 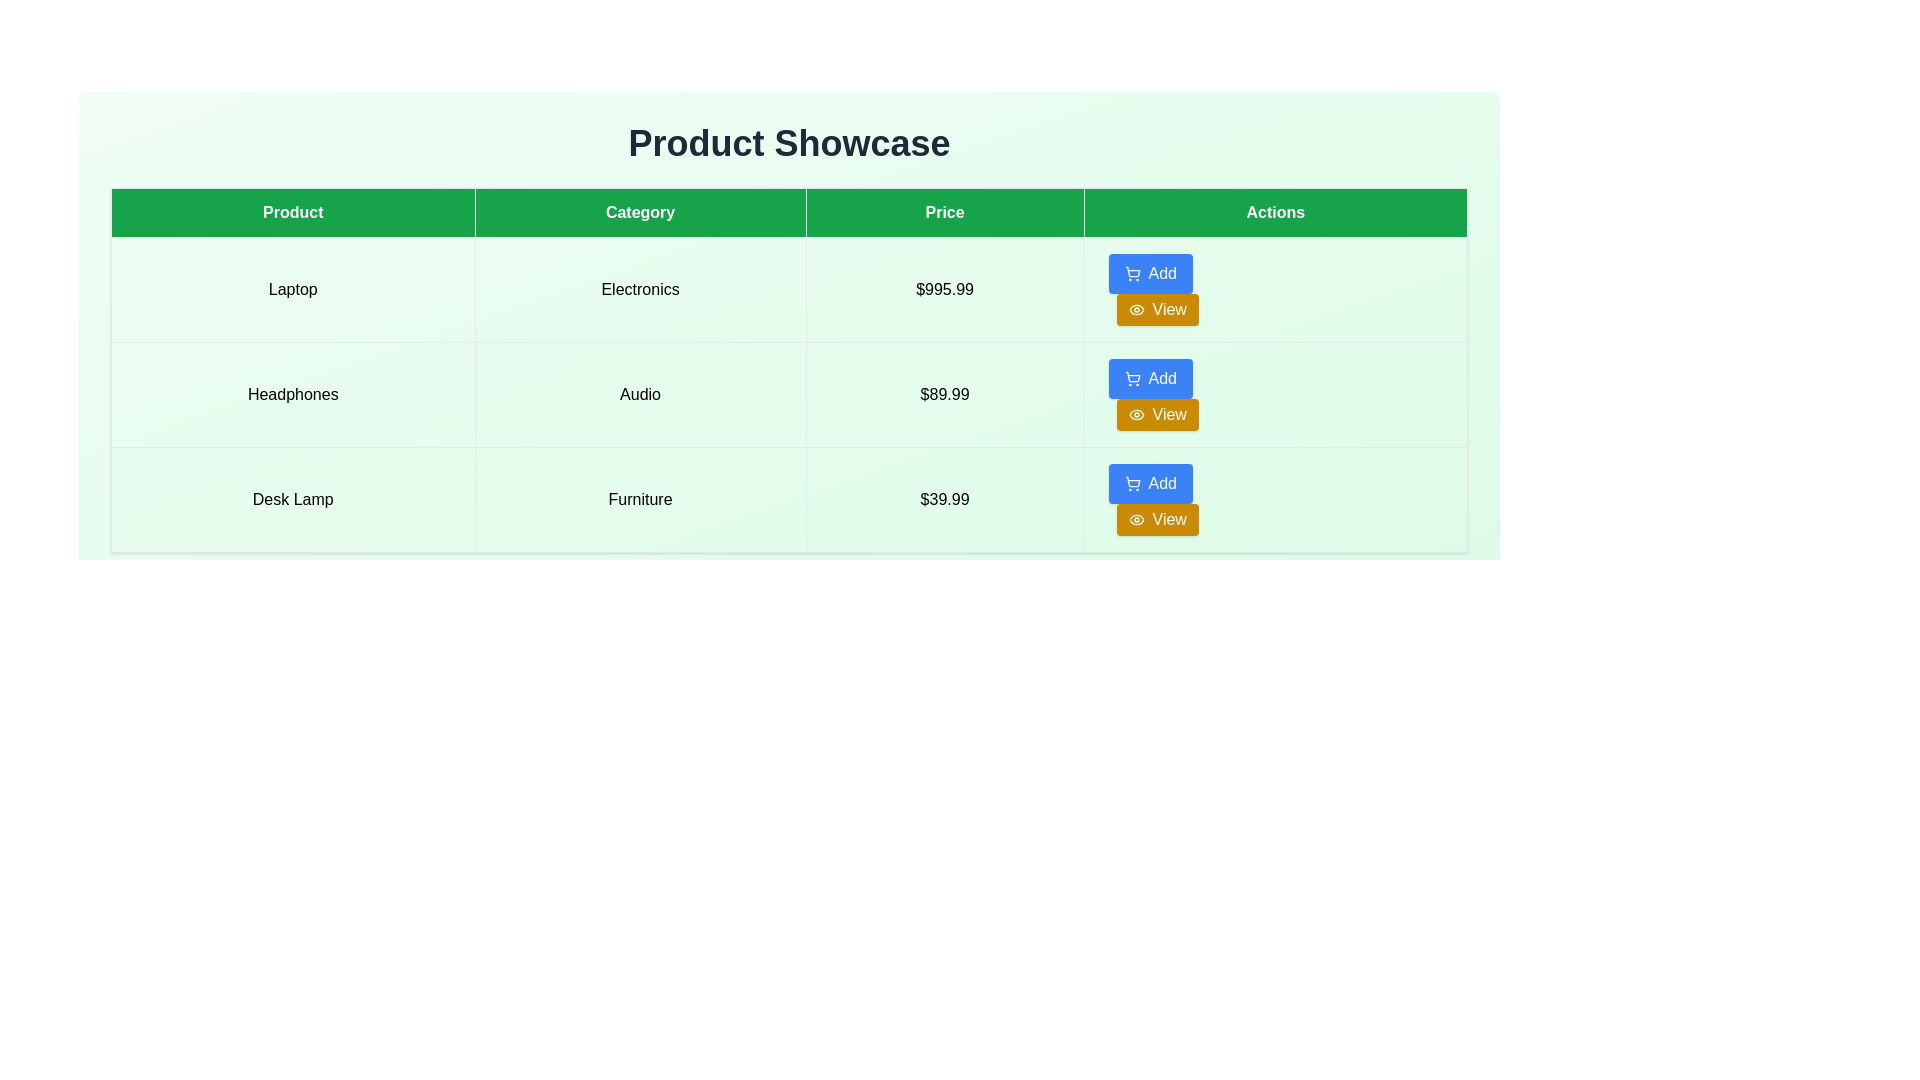 I want to click on the shopping cart icon located in the first row of the 'Actions' column, which is positioned to the left of the 'Add' text and beneath the blue 'Add' button, so click(x=1132, y=273).